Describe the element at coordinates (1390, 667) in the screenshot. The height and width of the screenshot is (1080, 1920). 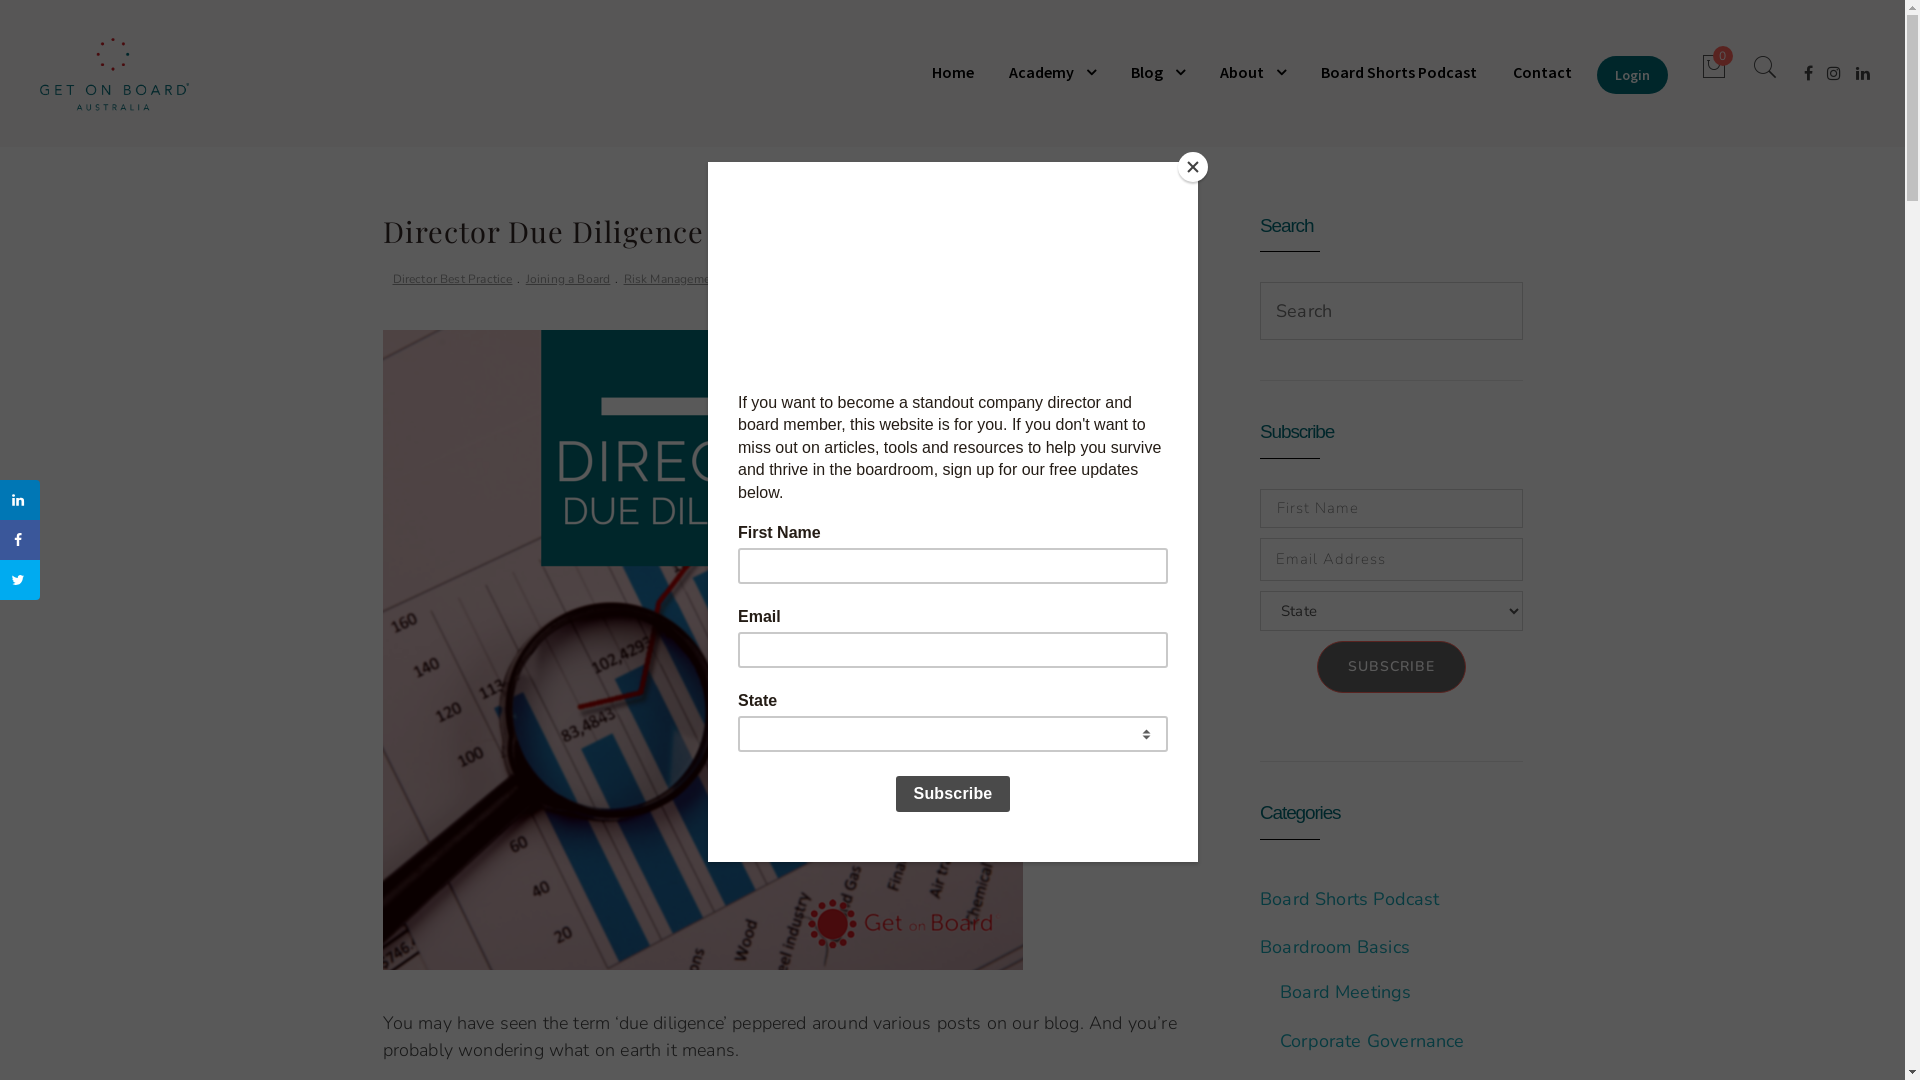
I see `'SUBSCRIBE'` at that location.